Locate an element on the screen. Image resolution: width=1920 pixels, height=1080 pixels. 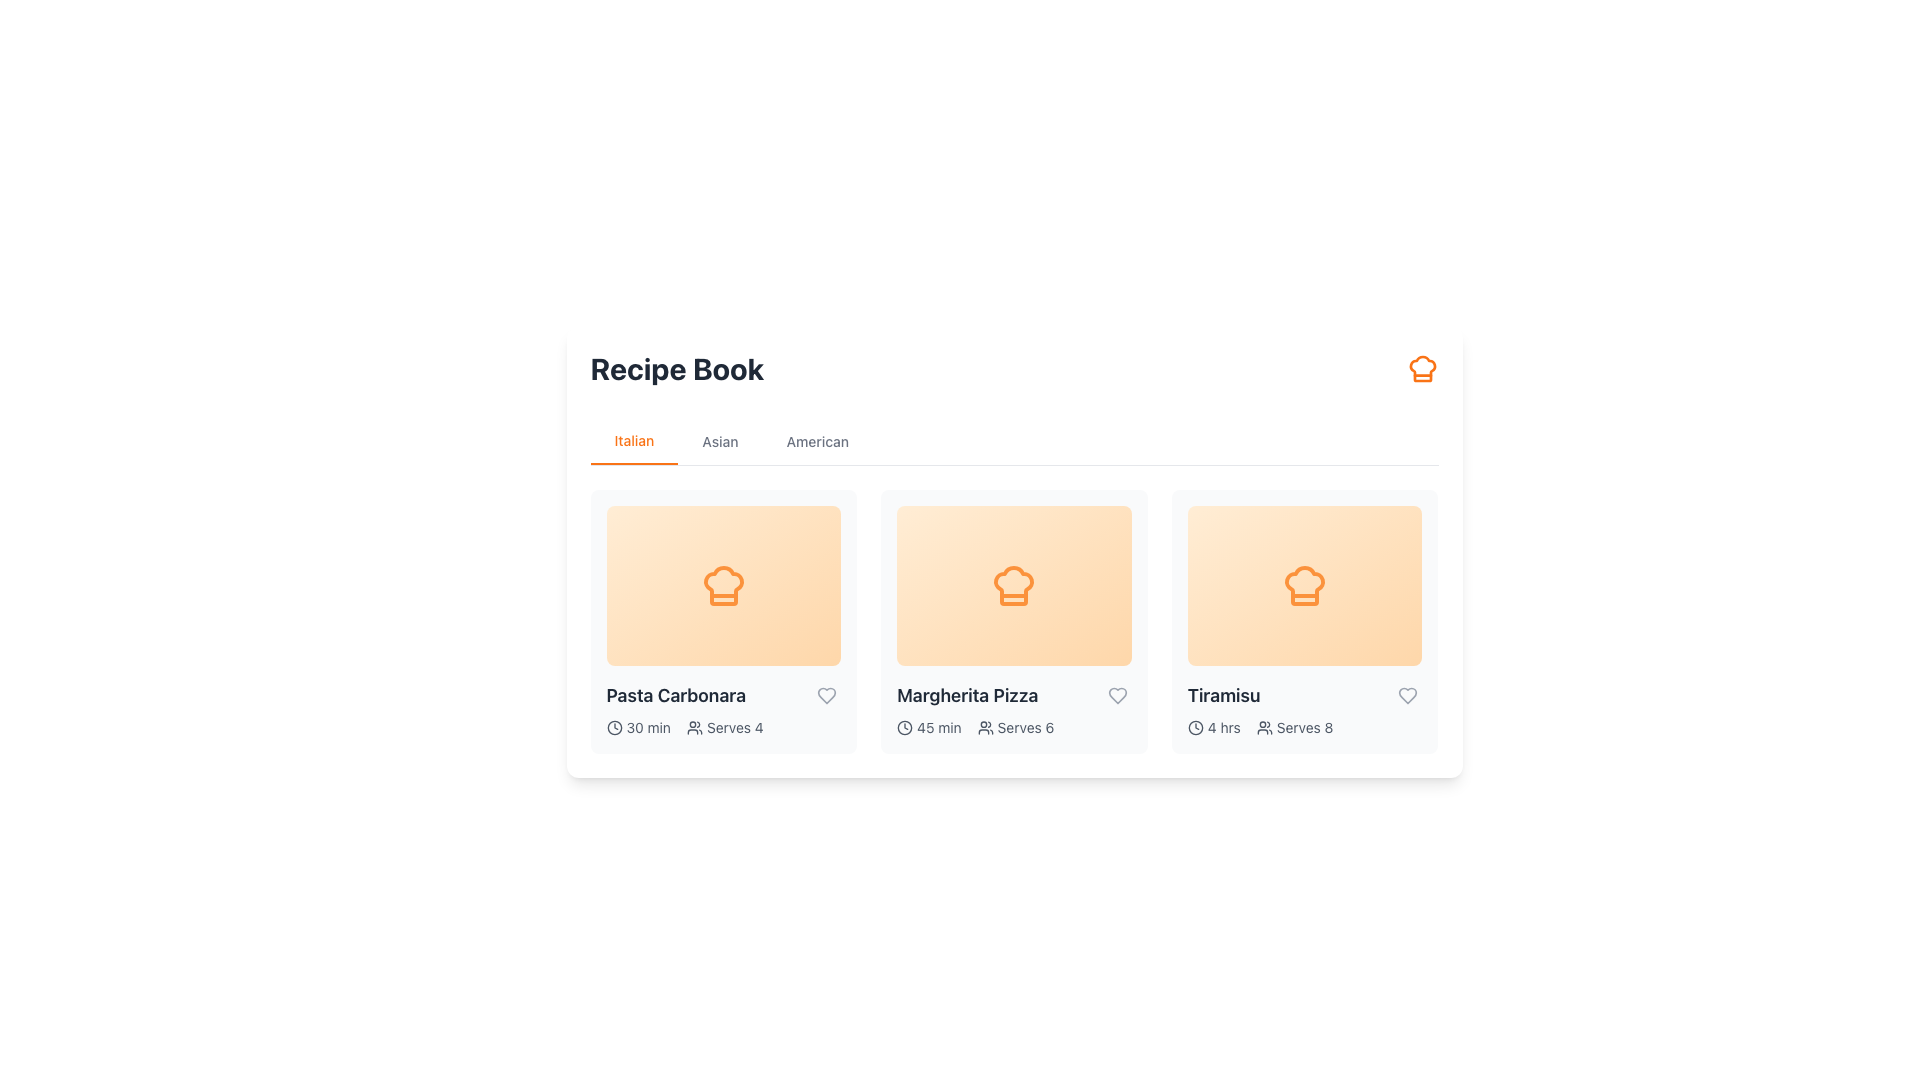
the Decorative card with a chef hat icon, located in the top left card of the Recipe Book section under the Italian category is located at coordinates (722, 585).